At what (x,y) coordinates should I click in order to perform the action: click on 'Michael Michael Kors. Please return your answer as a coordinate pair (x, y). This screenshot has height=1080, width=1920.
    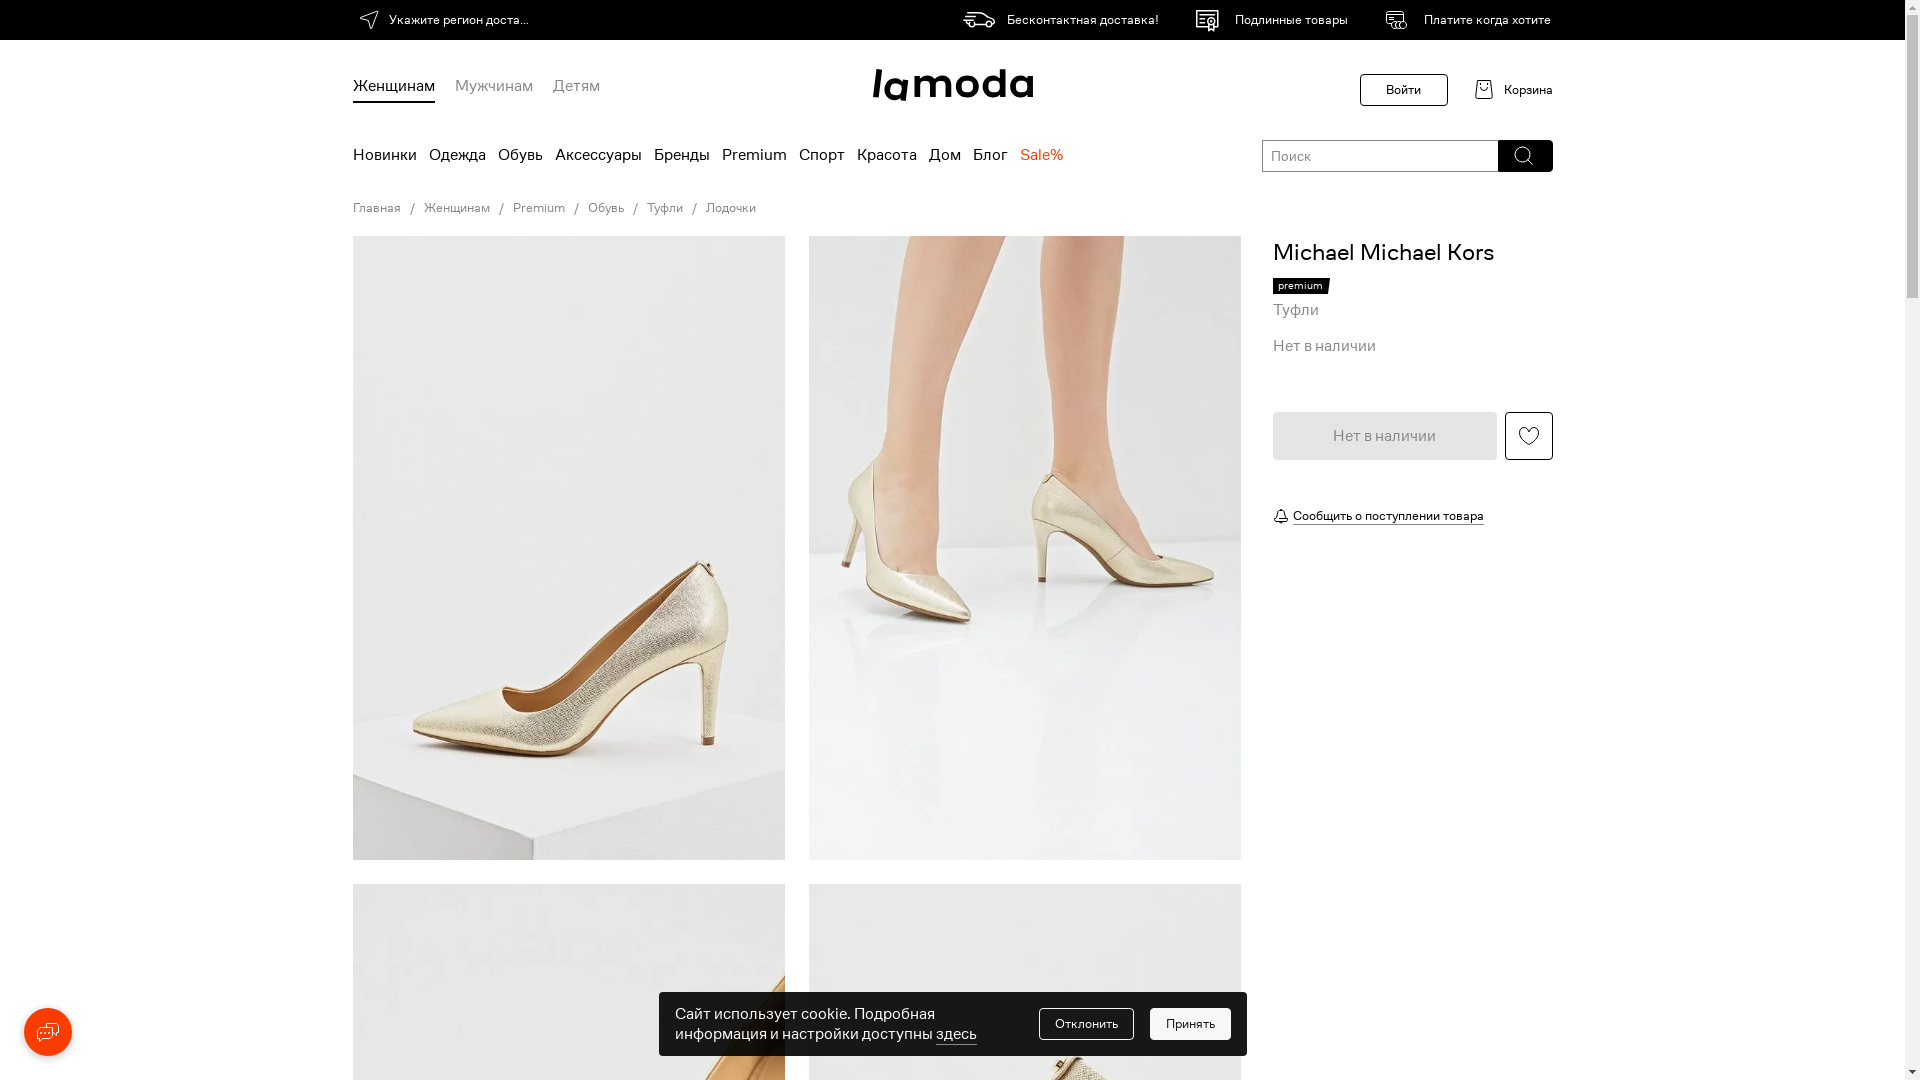
    Looking at the image, I should click on (1381, 266).